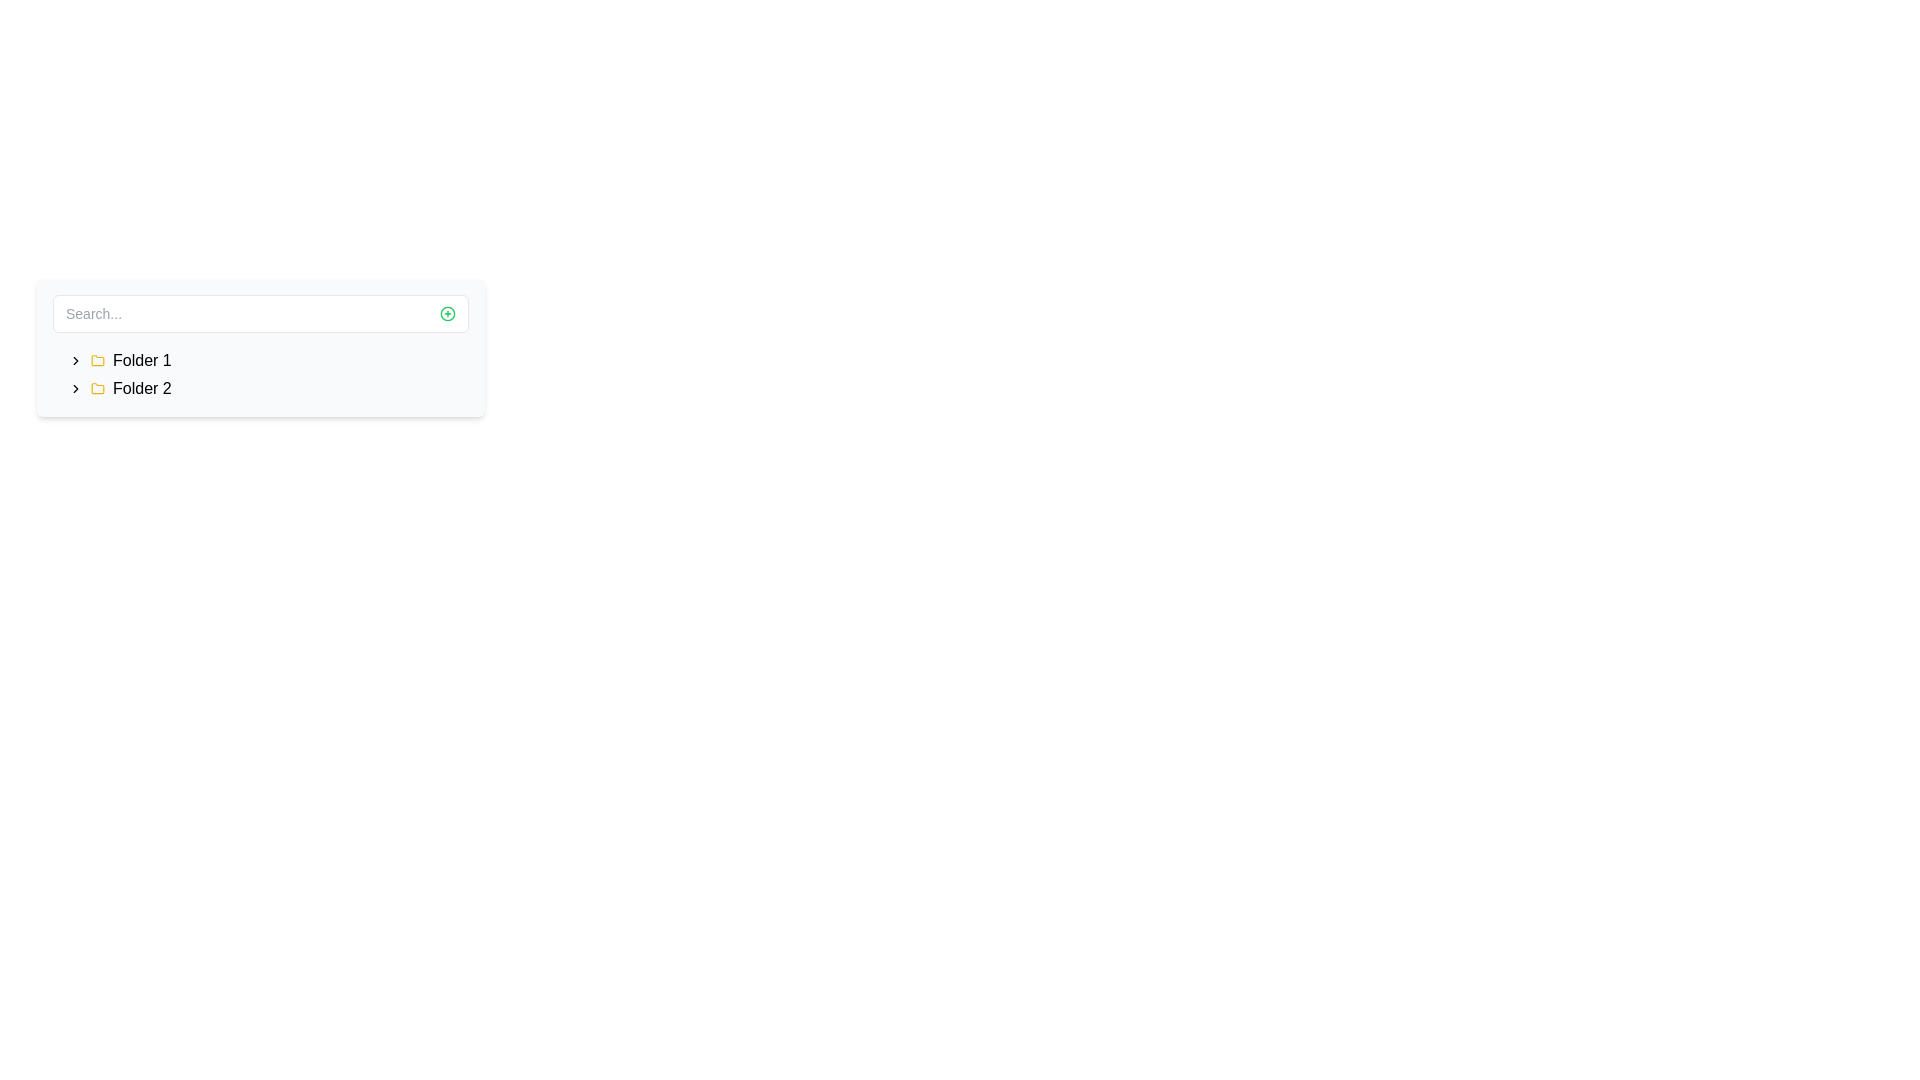  What do you see at coordinates (446, 313) in the screenshot?
I see `the circular decorative element representing the boundary of a plus icon located at the top-right corner near the search bar interface` at bounding box center [446, 313].